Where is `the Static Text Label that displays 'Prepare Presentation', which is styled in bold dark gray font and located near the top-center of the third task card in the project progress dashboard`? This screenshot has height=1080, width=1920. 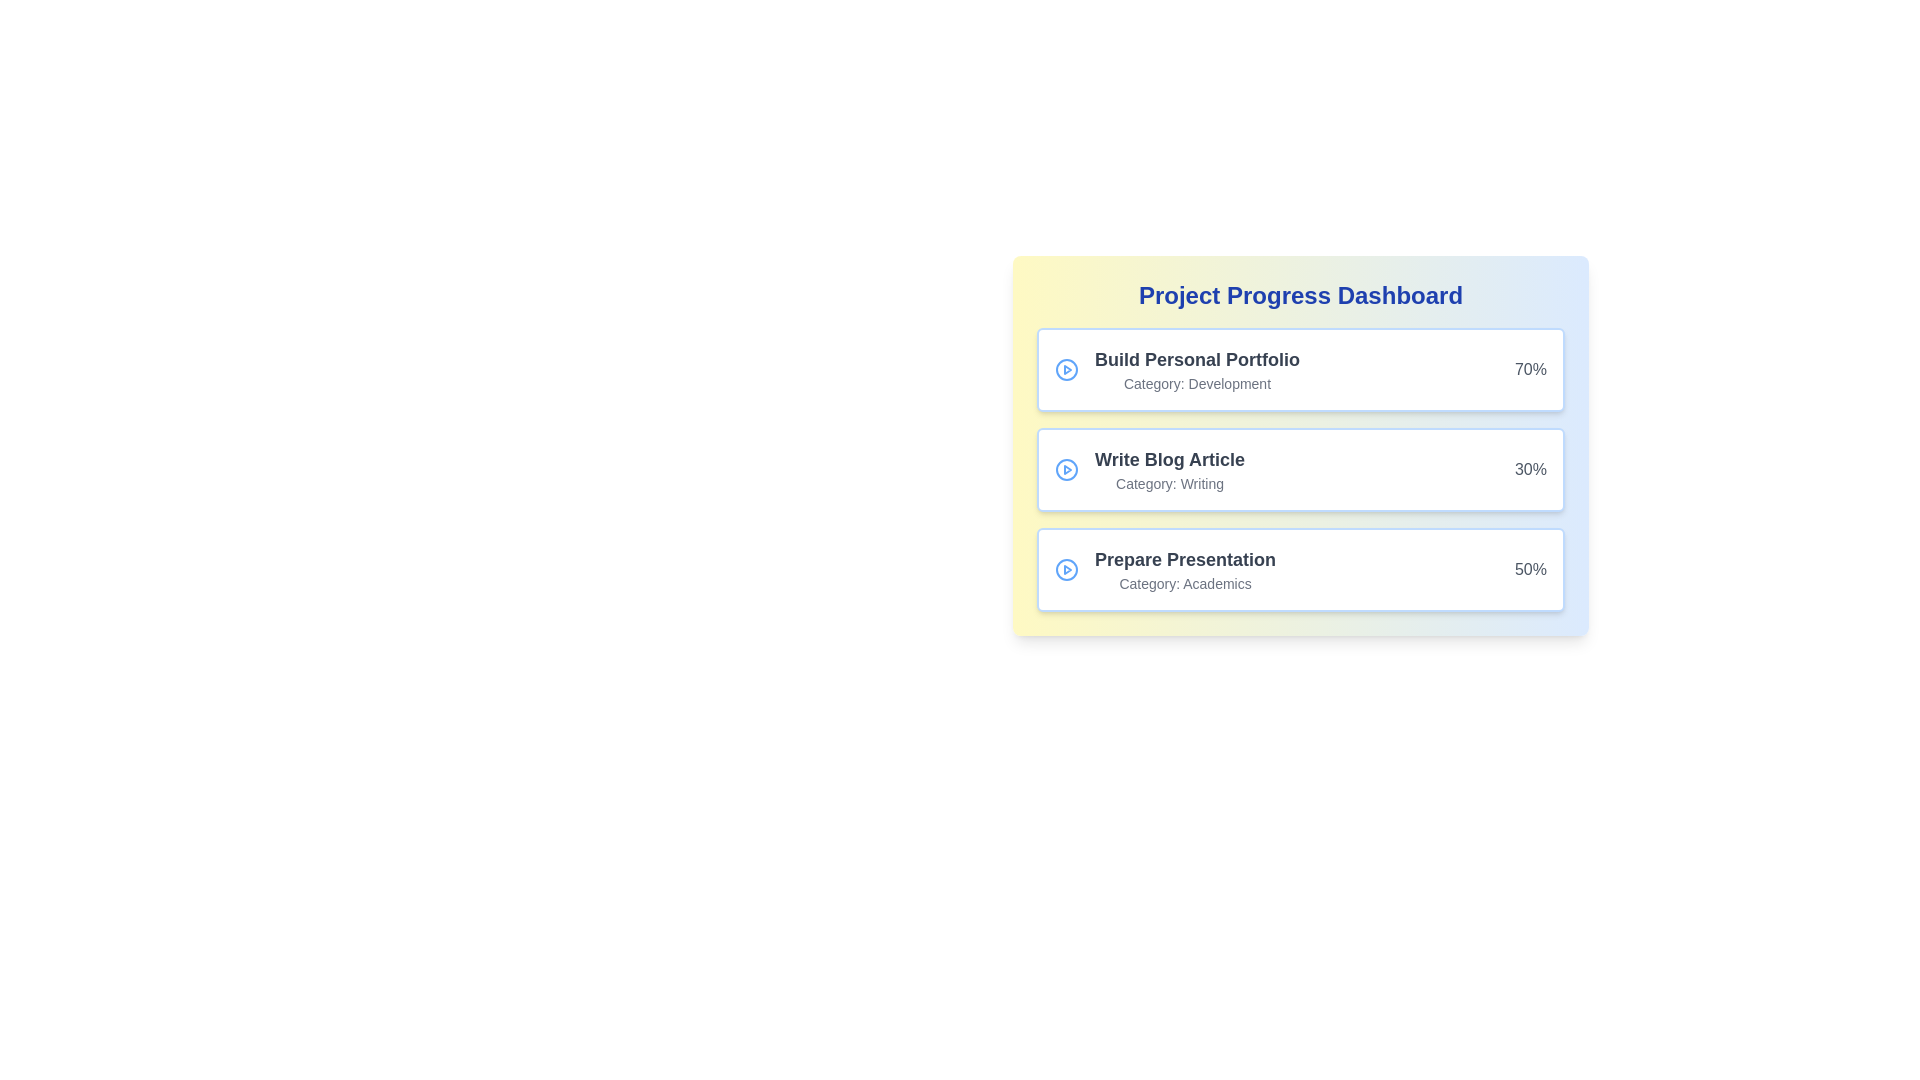
the Static Text Label that displays 'Prepare Presentation', which is styled in bold dark gray font and located near the top-center of the third task card in the project progress dashboard is located at coordinates (1185, 559).